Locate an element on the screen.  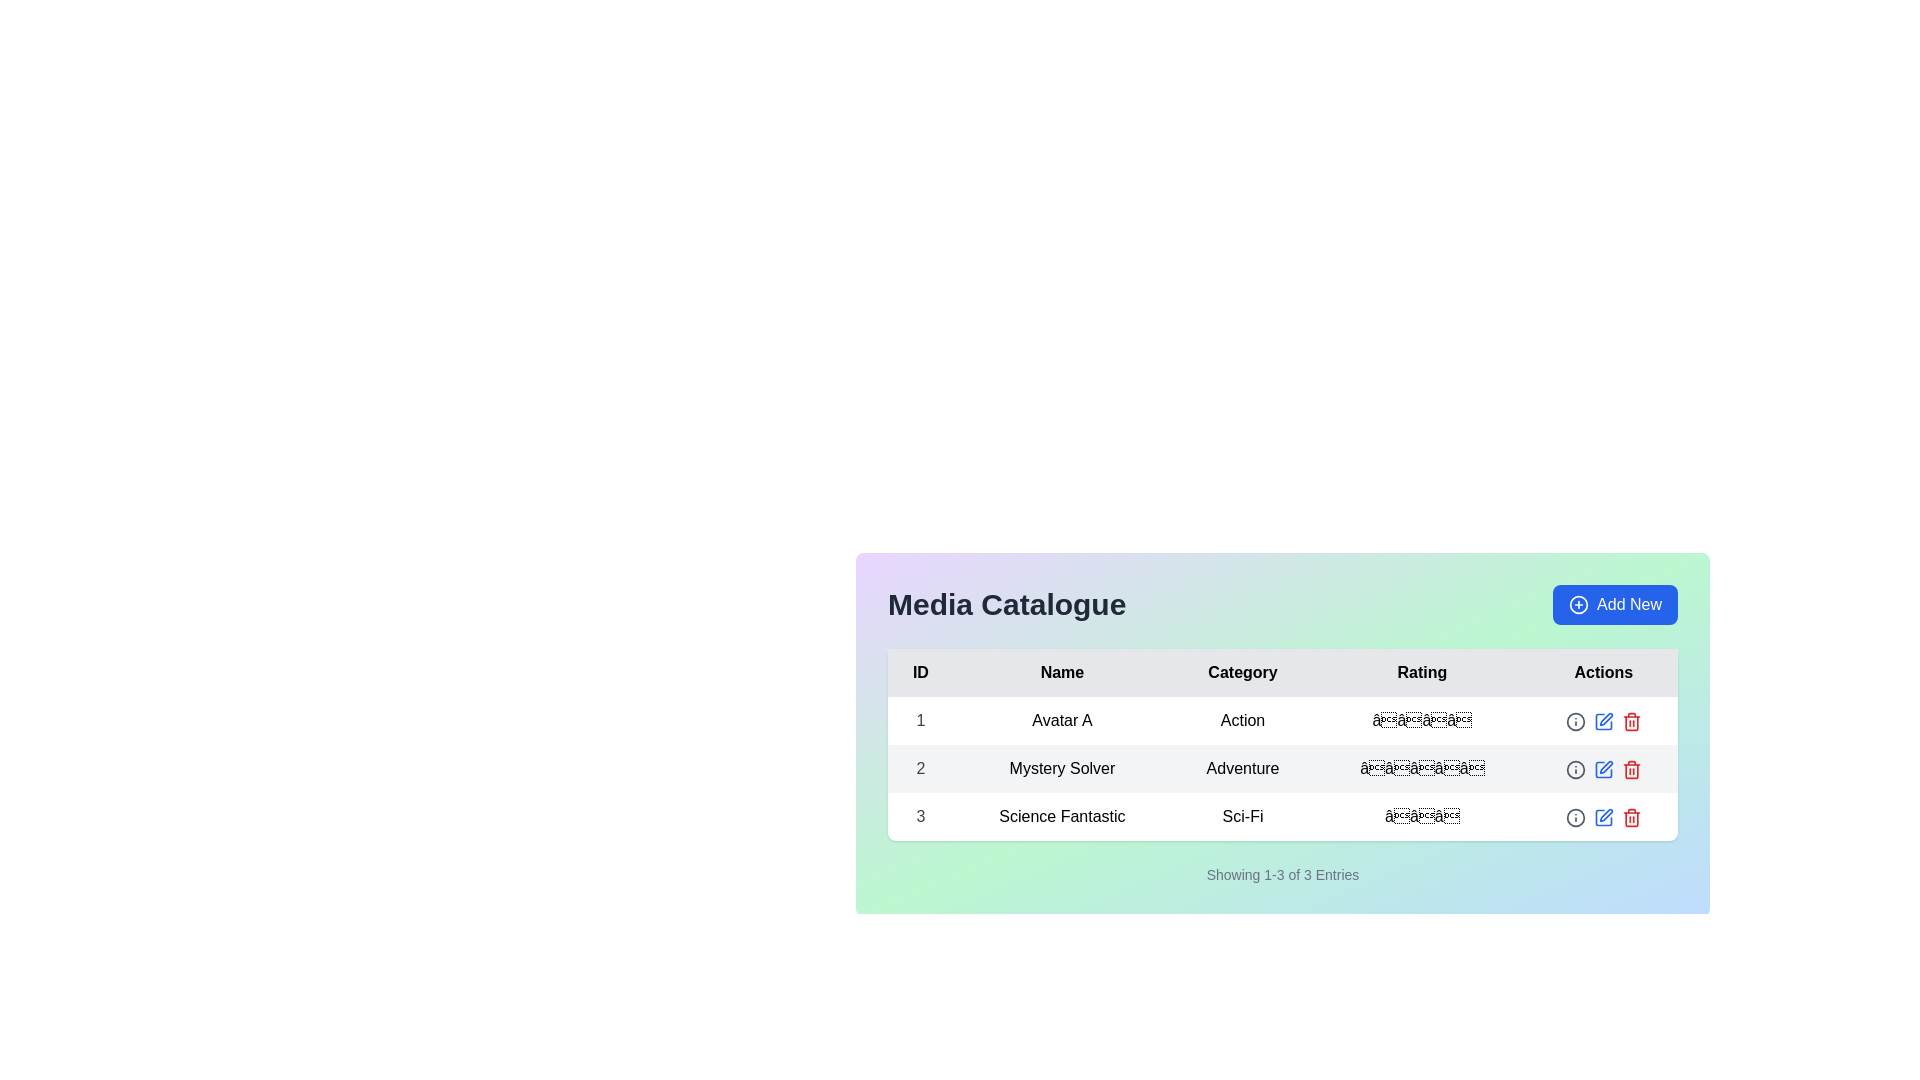
the informational Icon button located in the 'Actions' column of the first row corresponding to 'Avatar A' is located at coordinates (1574, 721).